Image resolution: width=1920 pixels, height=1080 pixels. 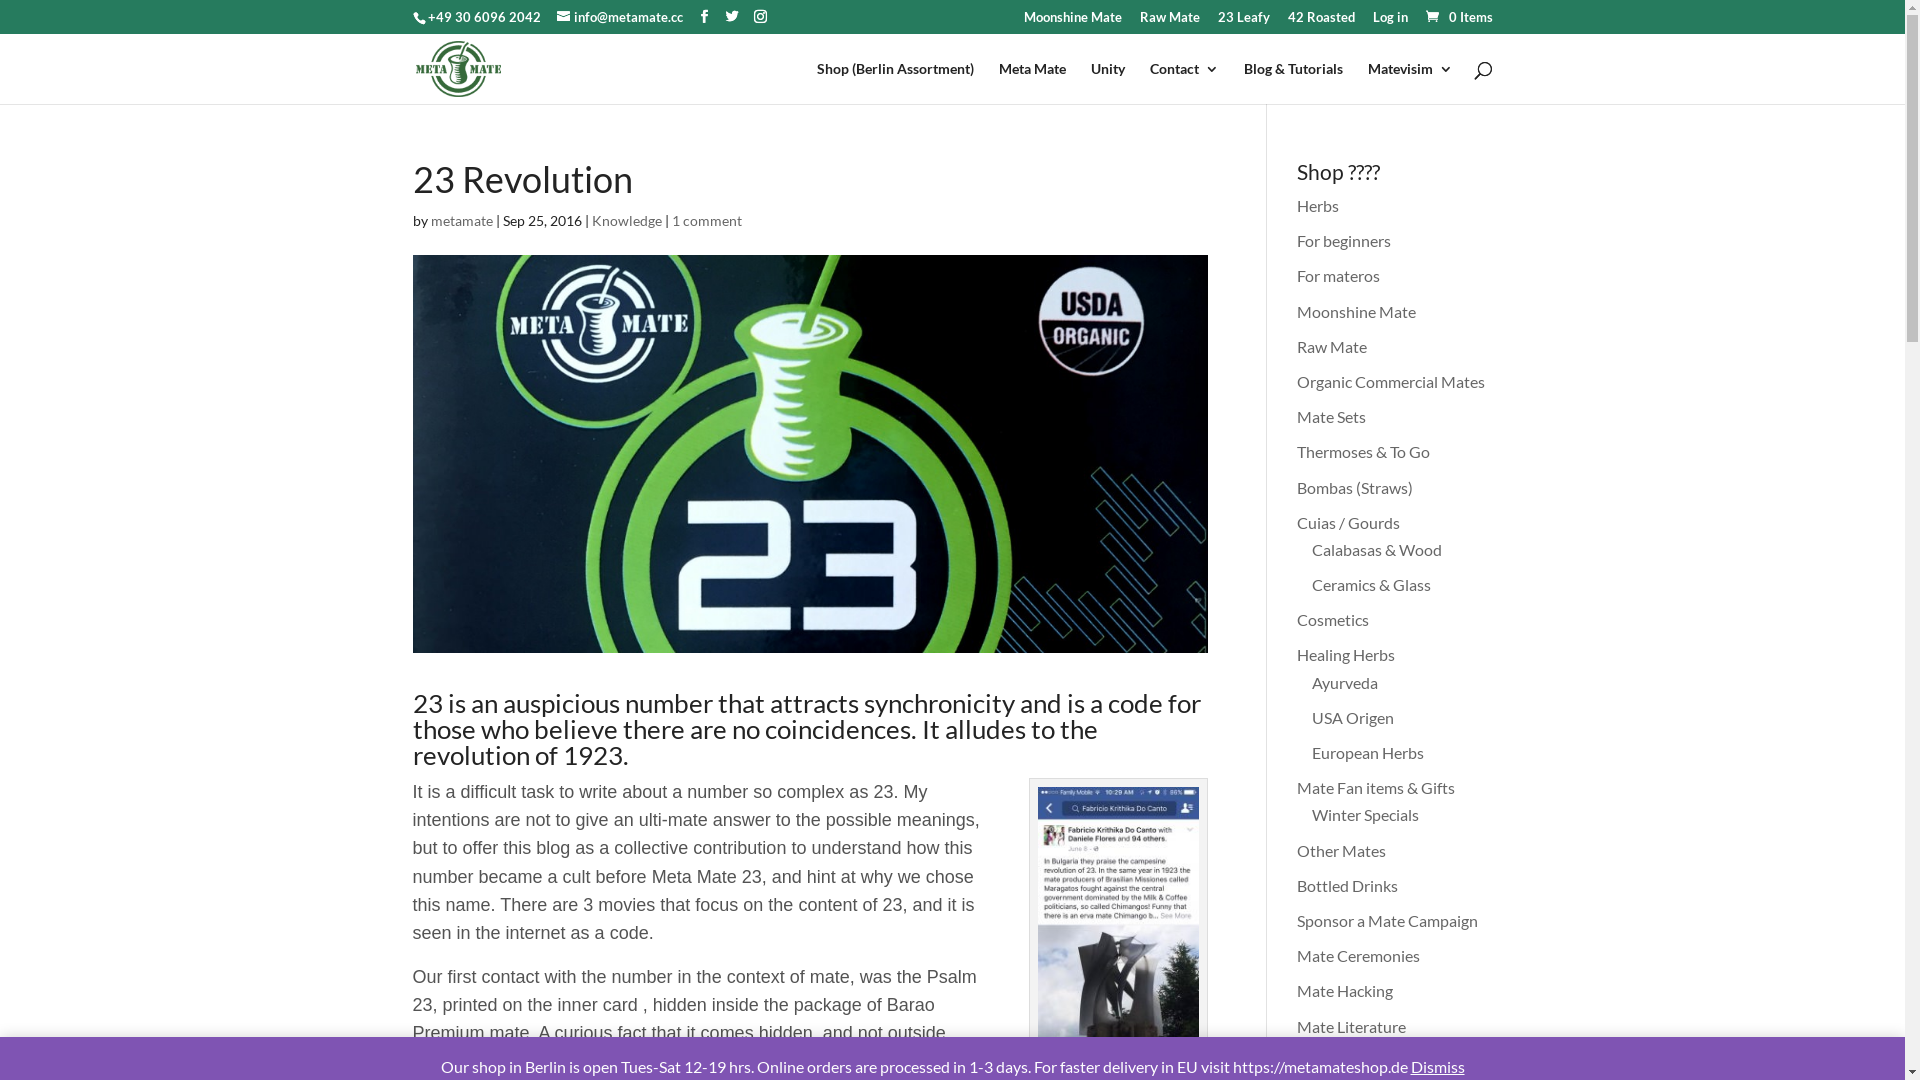 What do you see at coordinates (1296, 521) in the screenshot?
I see `'Cuias / Gourds'` at bounding box center [1296, 521].